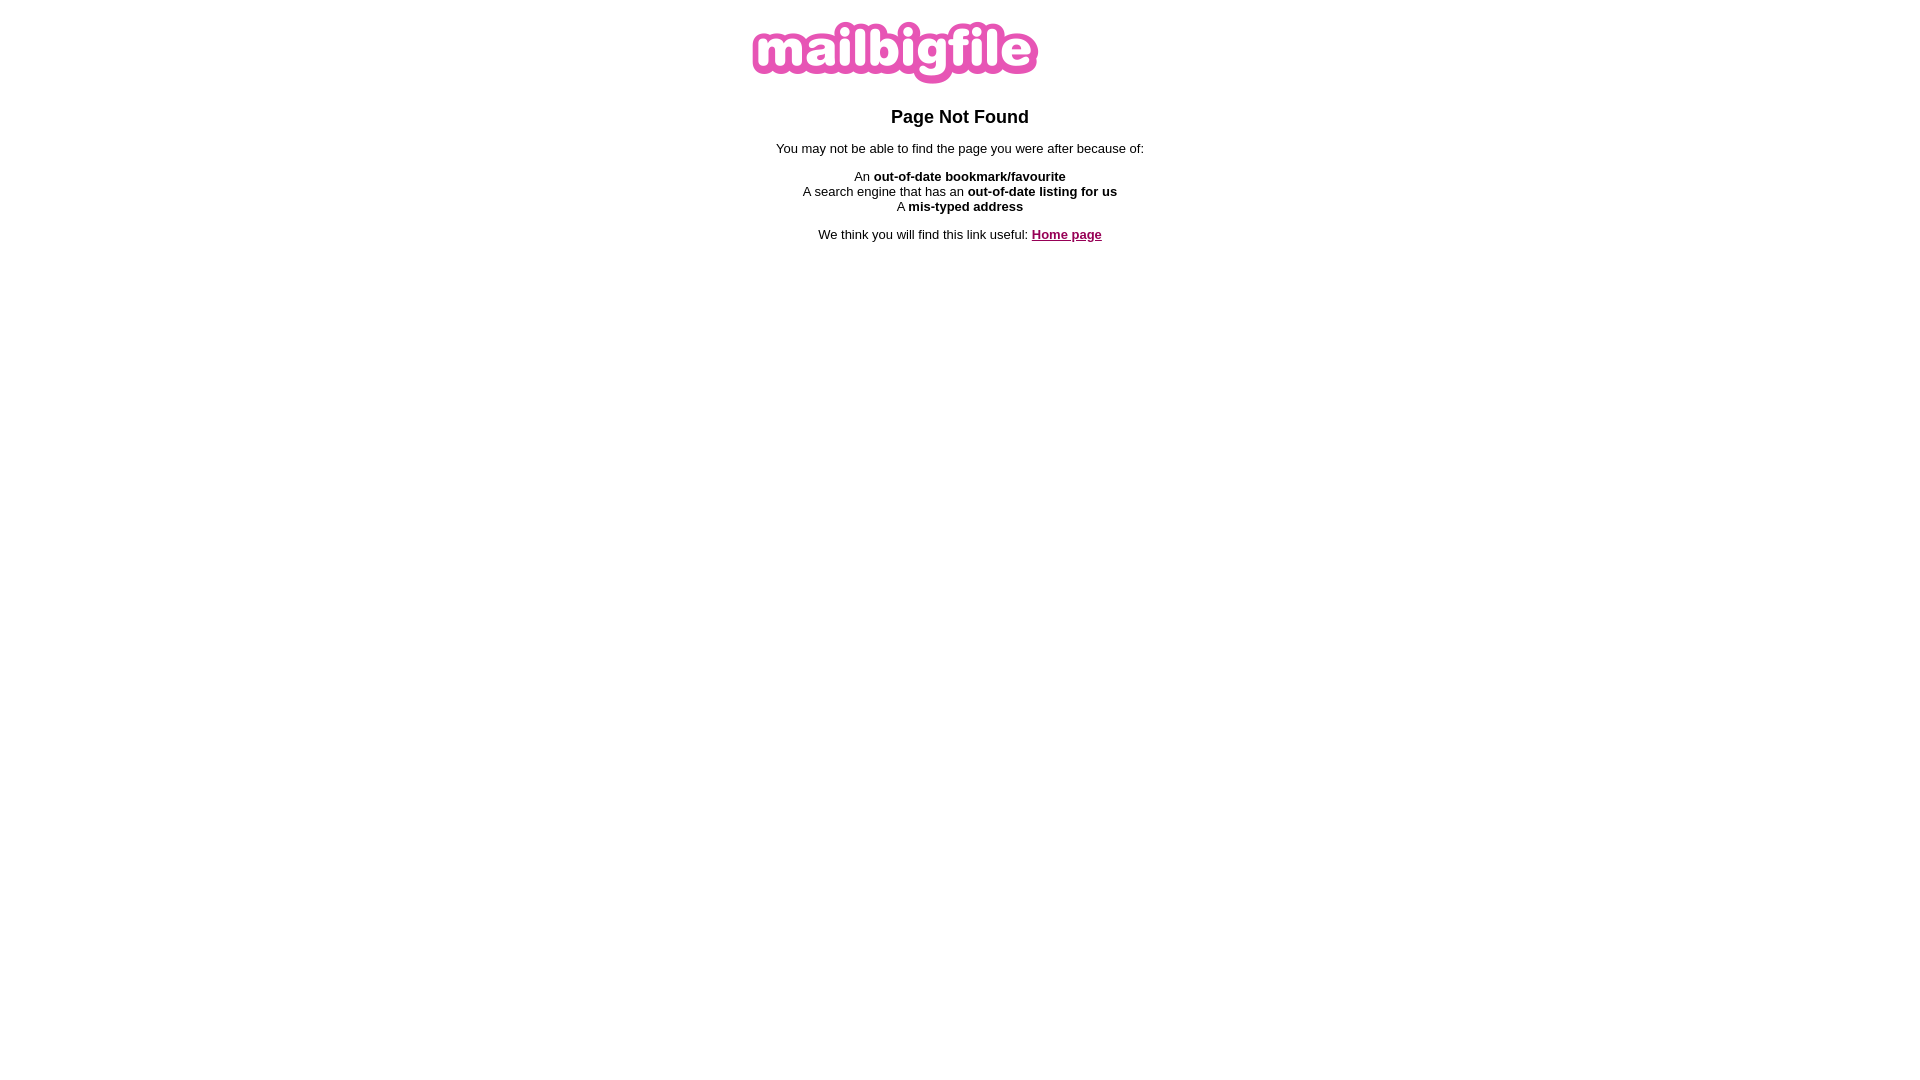  I want to click on 'Home page', so click(1032, 233).